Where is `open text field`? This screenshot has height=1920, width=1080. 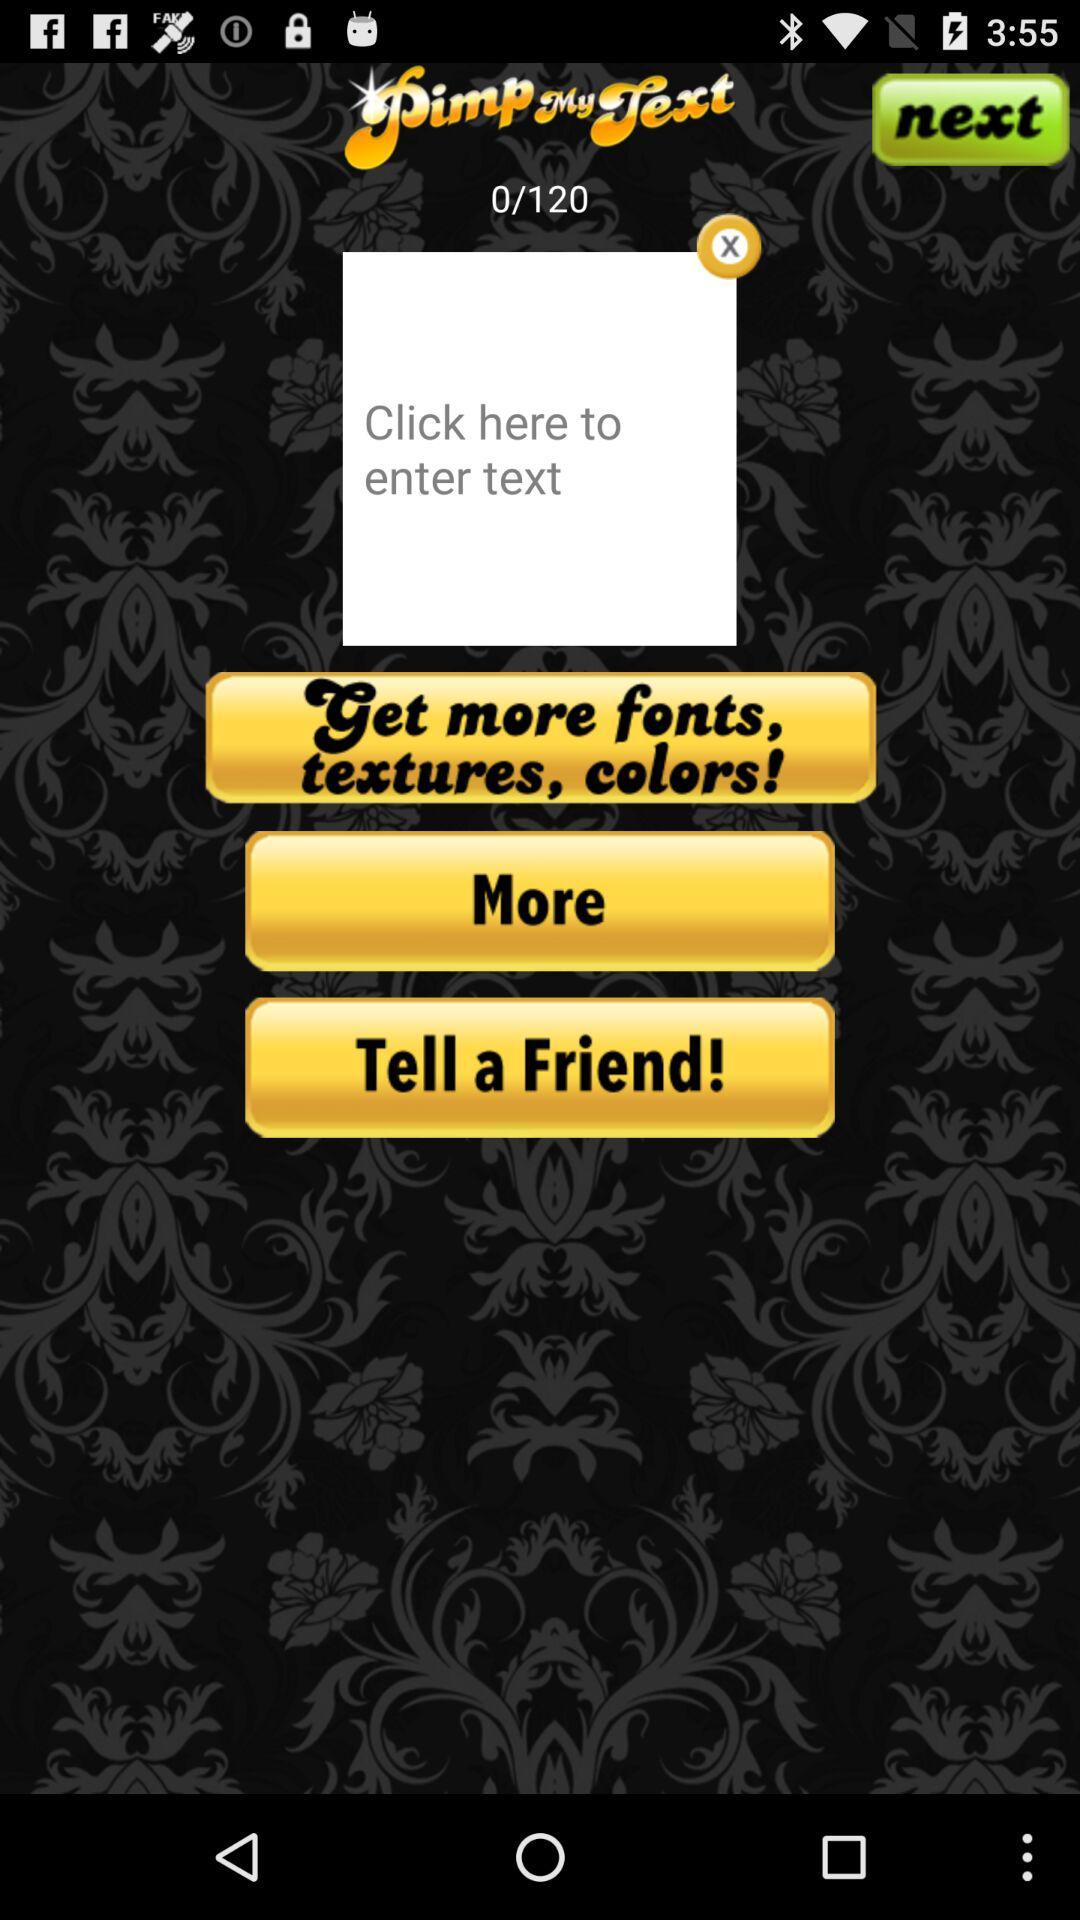
open text field is located at coordinates (538, 447).